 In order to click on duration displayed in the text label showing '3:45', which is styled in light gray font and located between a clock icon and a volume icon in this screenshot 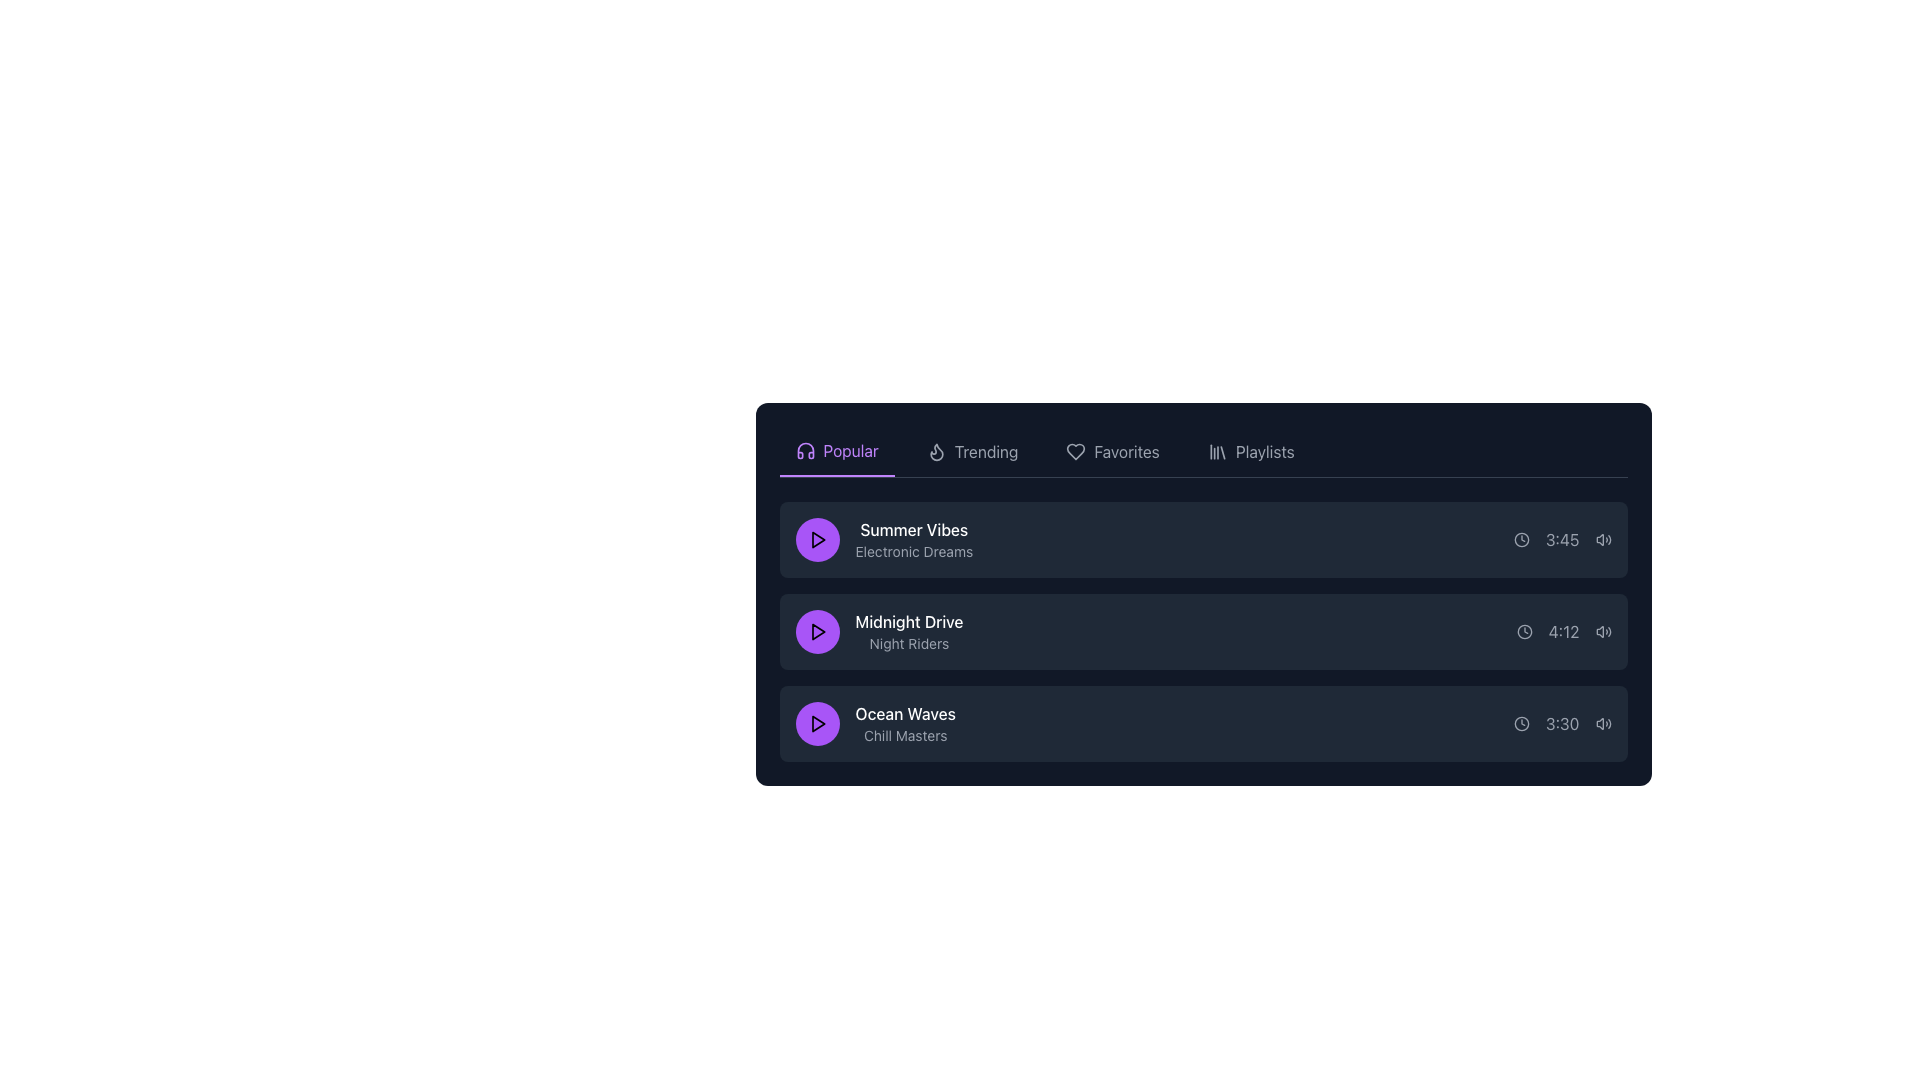, I will do `click(1561, 540)`.